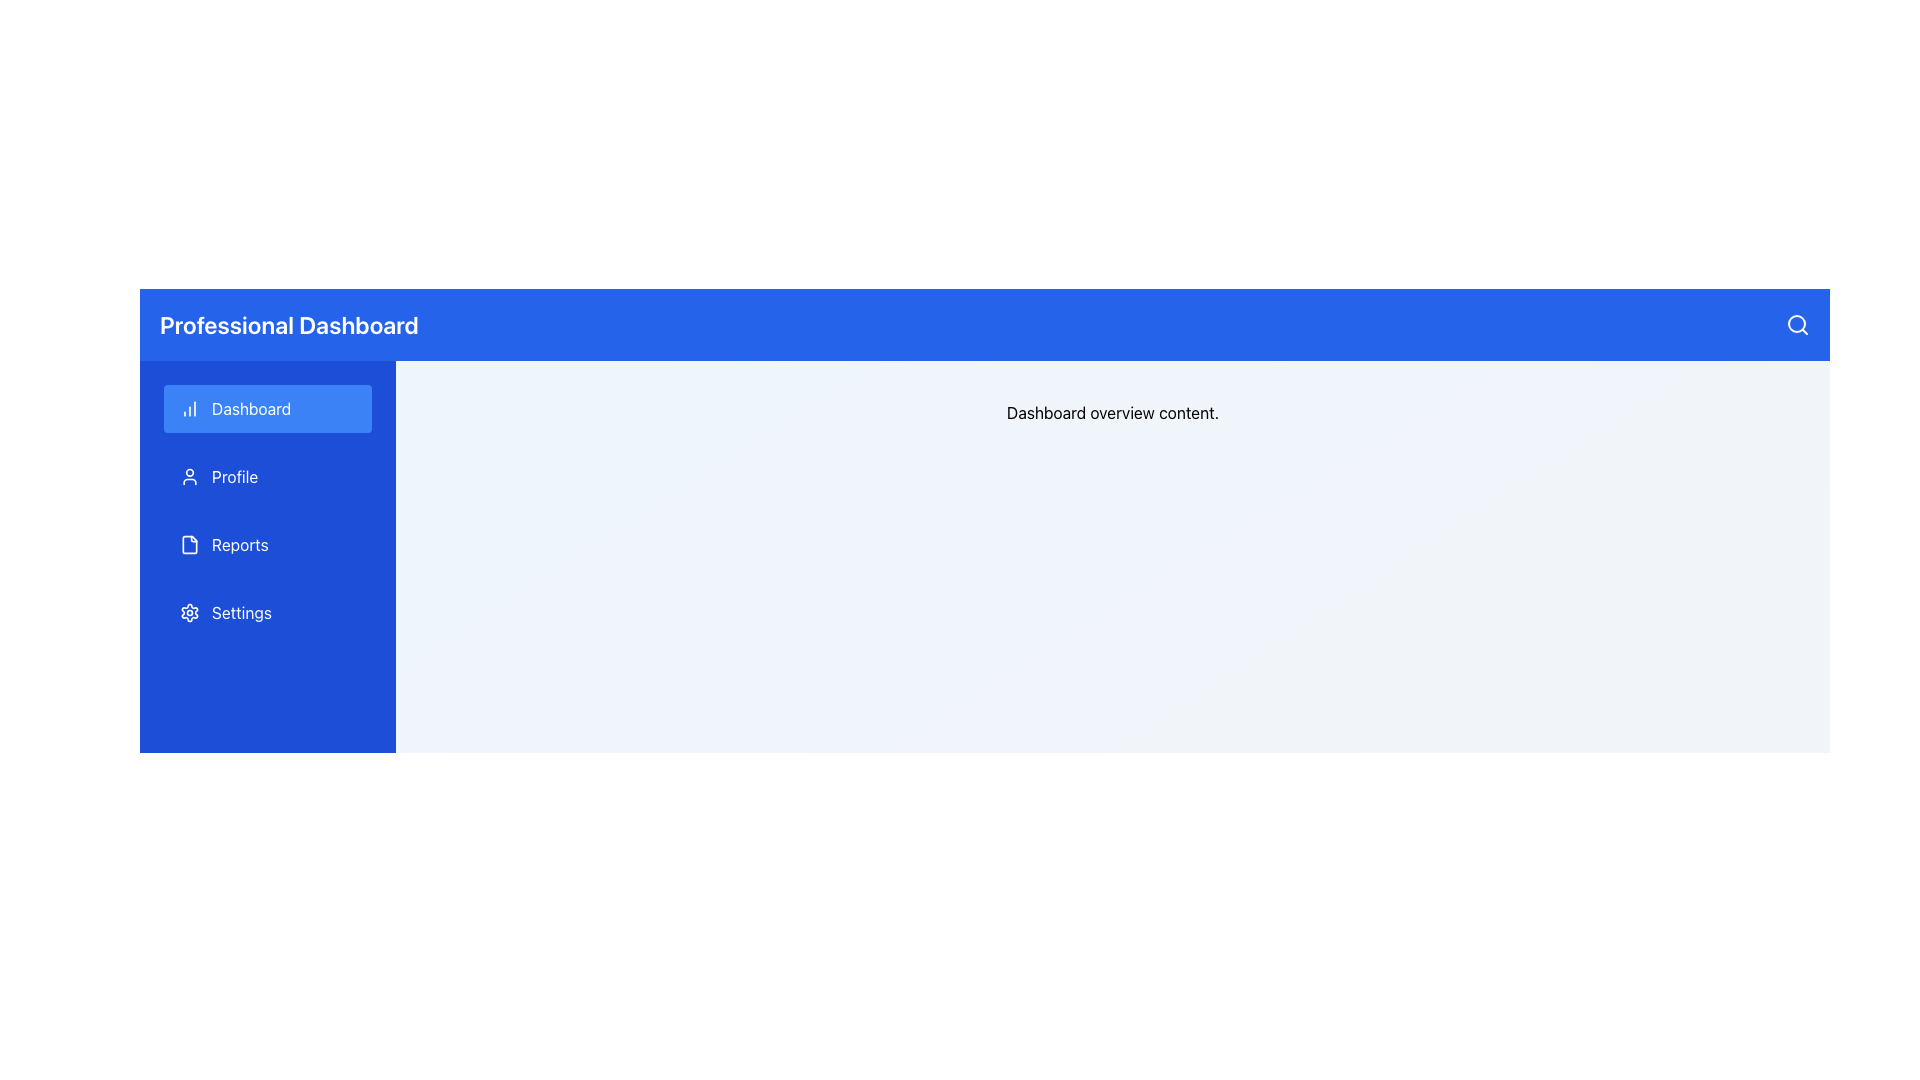 This screenshot has height=1080, width=1920. What do you see at coordinates (190, 544) in the screenshot?
I see `the minimalistic outline file icon located beside the 'Reports' text label in the left navigation menu` at bounding box center [190, 544].